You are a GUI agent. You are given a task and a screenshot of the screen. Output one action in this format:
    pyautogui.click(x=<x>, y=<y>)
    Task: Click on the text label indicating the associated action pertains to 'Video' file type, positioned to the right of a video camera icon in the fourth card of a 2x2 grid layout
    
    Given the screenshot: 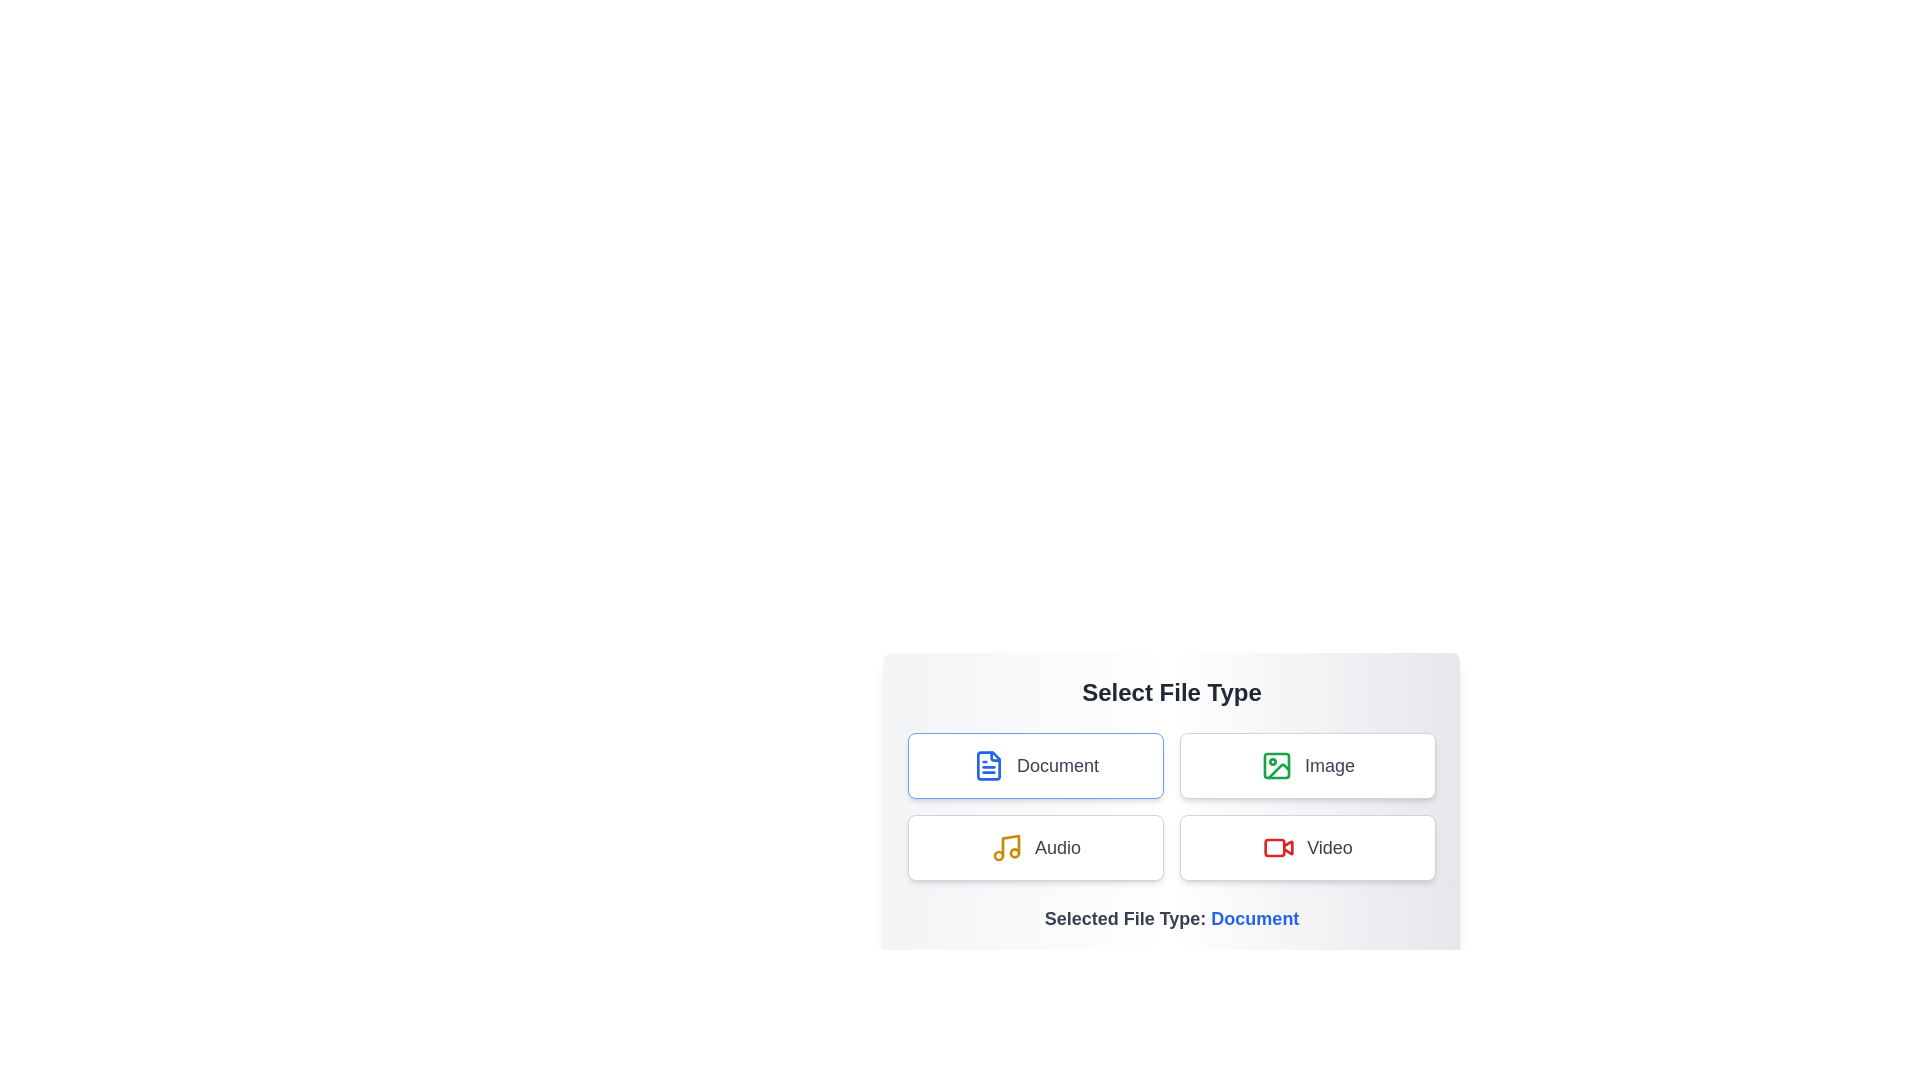 What is the action you would take?
    pyautogui.click(x=1329, y=848)
    